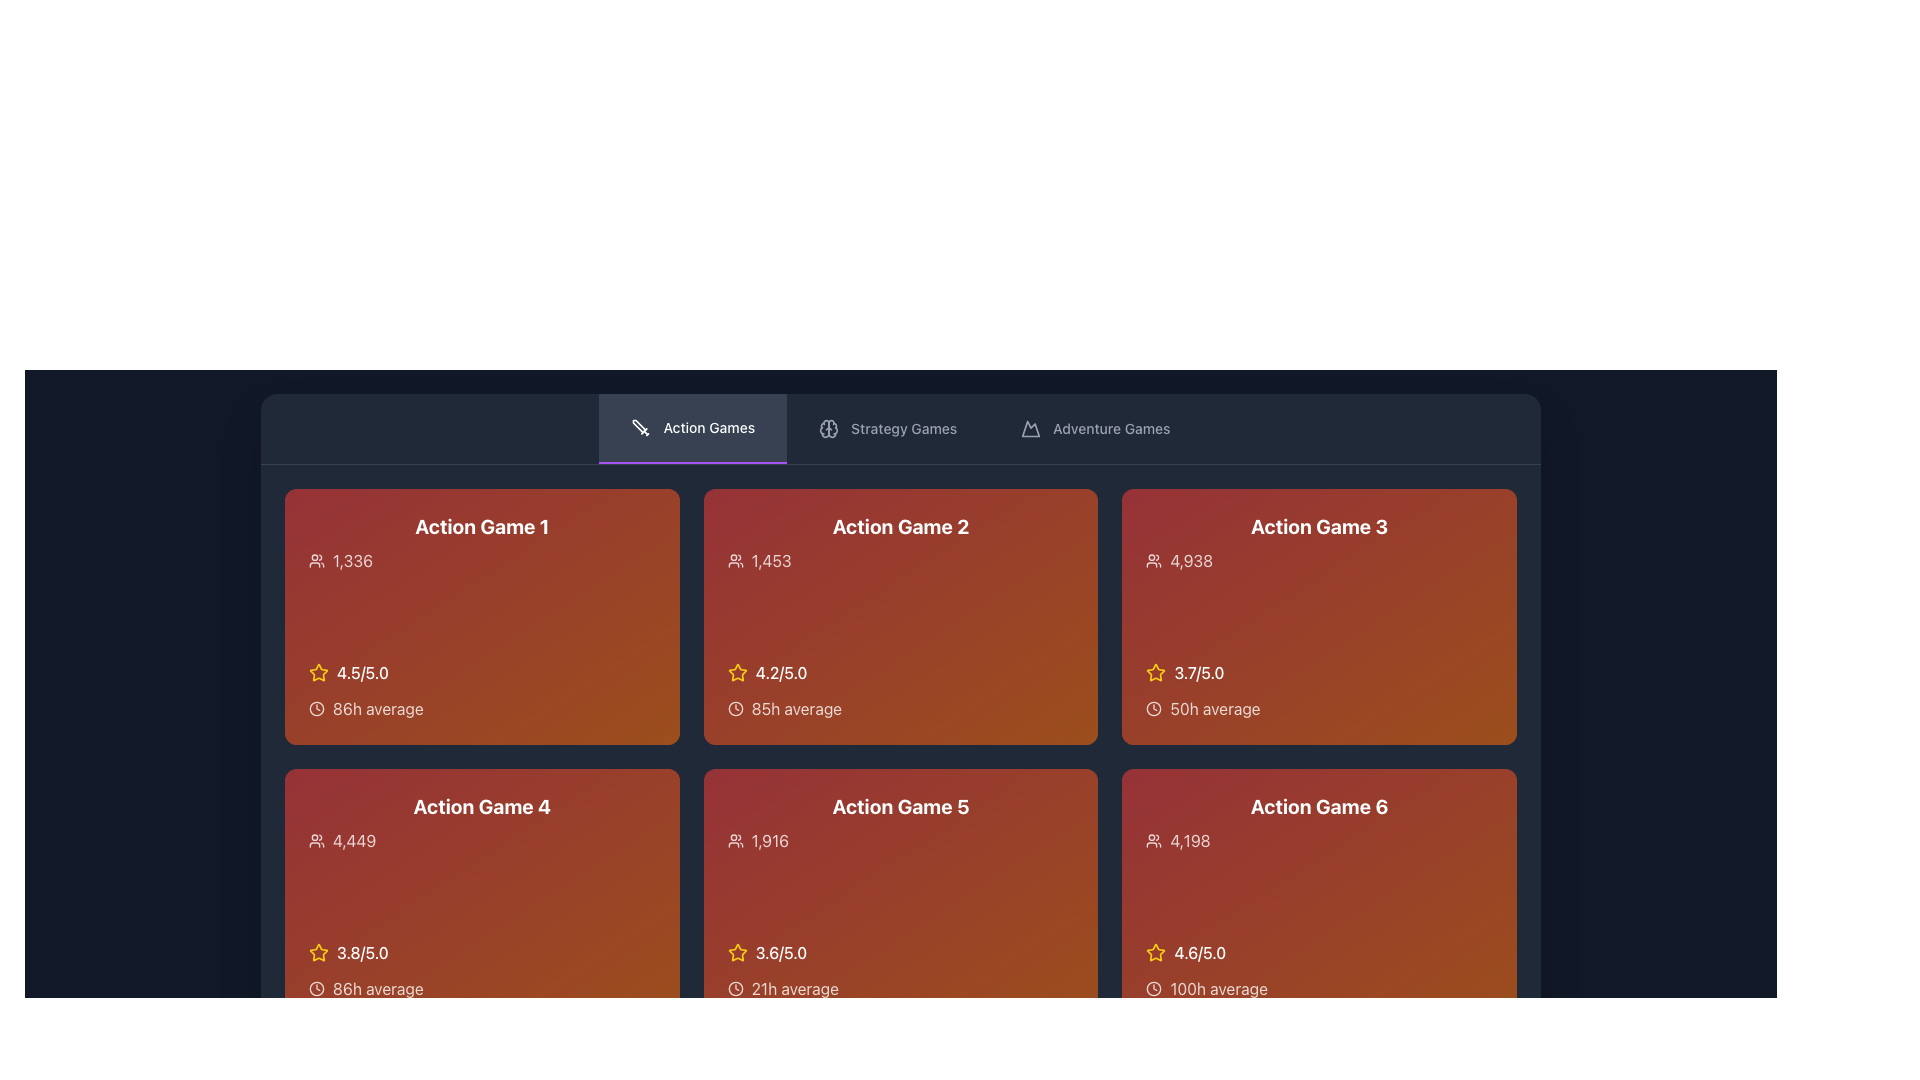 This screenshot has height=1080, width=1920. What do you see at coordinates (482, 543) in the screenshot?
I see `the title 'Action Game 1' in the top-left card of the 'Action Games' section` at bounding box center [482, 543].